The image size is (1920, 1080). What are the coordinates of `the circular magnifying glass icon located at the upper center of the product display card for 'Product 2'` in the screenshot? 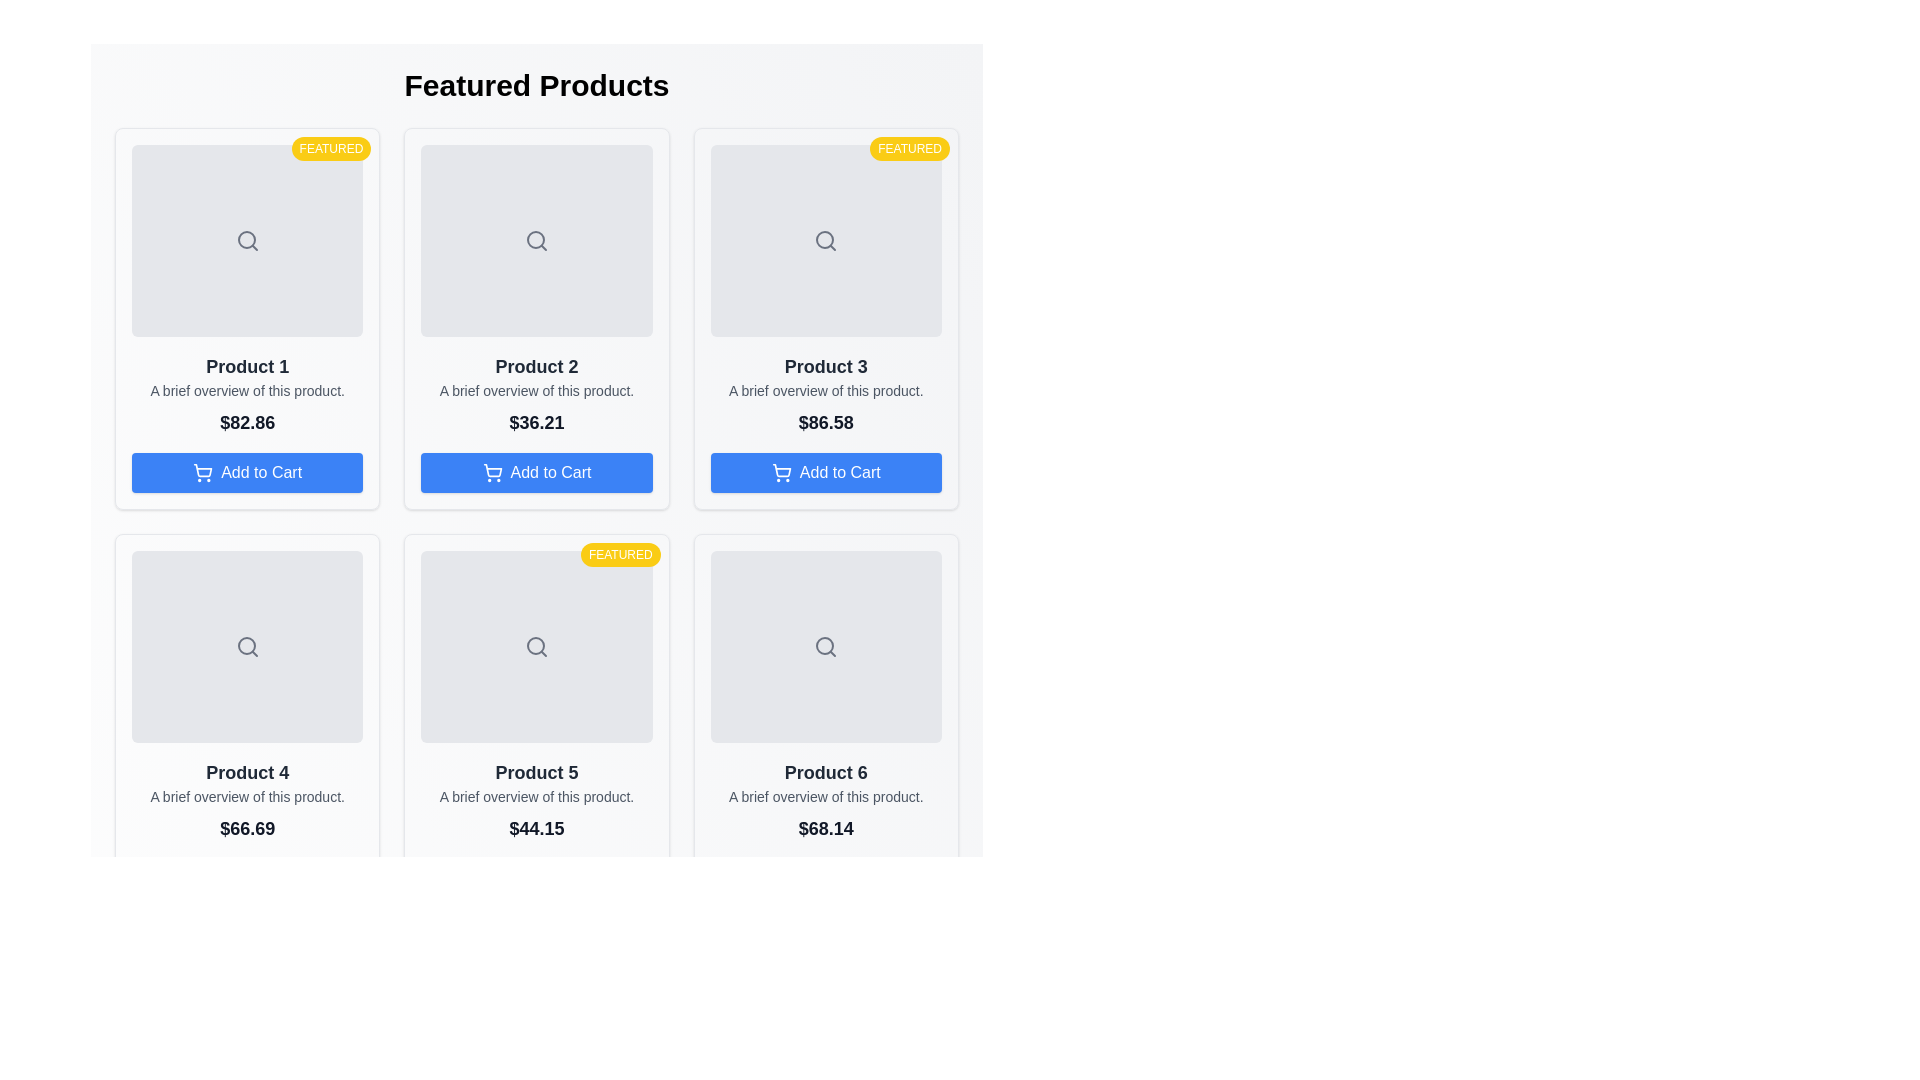 It's located at (536, 238).